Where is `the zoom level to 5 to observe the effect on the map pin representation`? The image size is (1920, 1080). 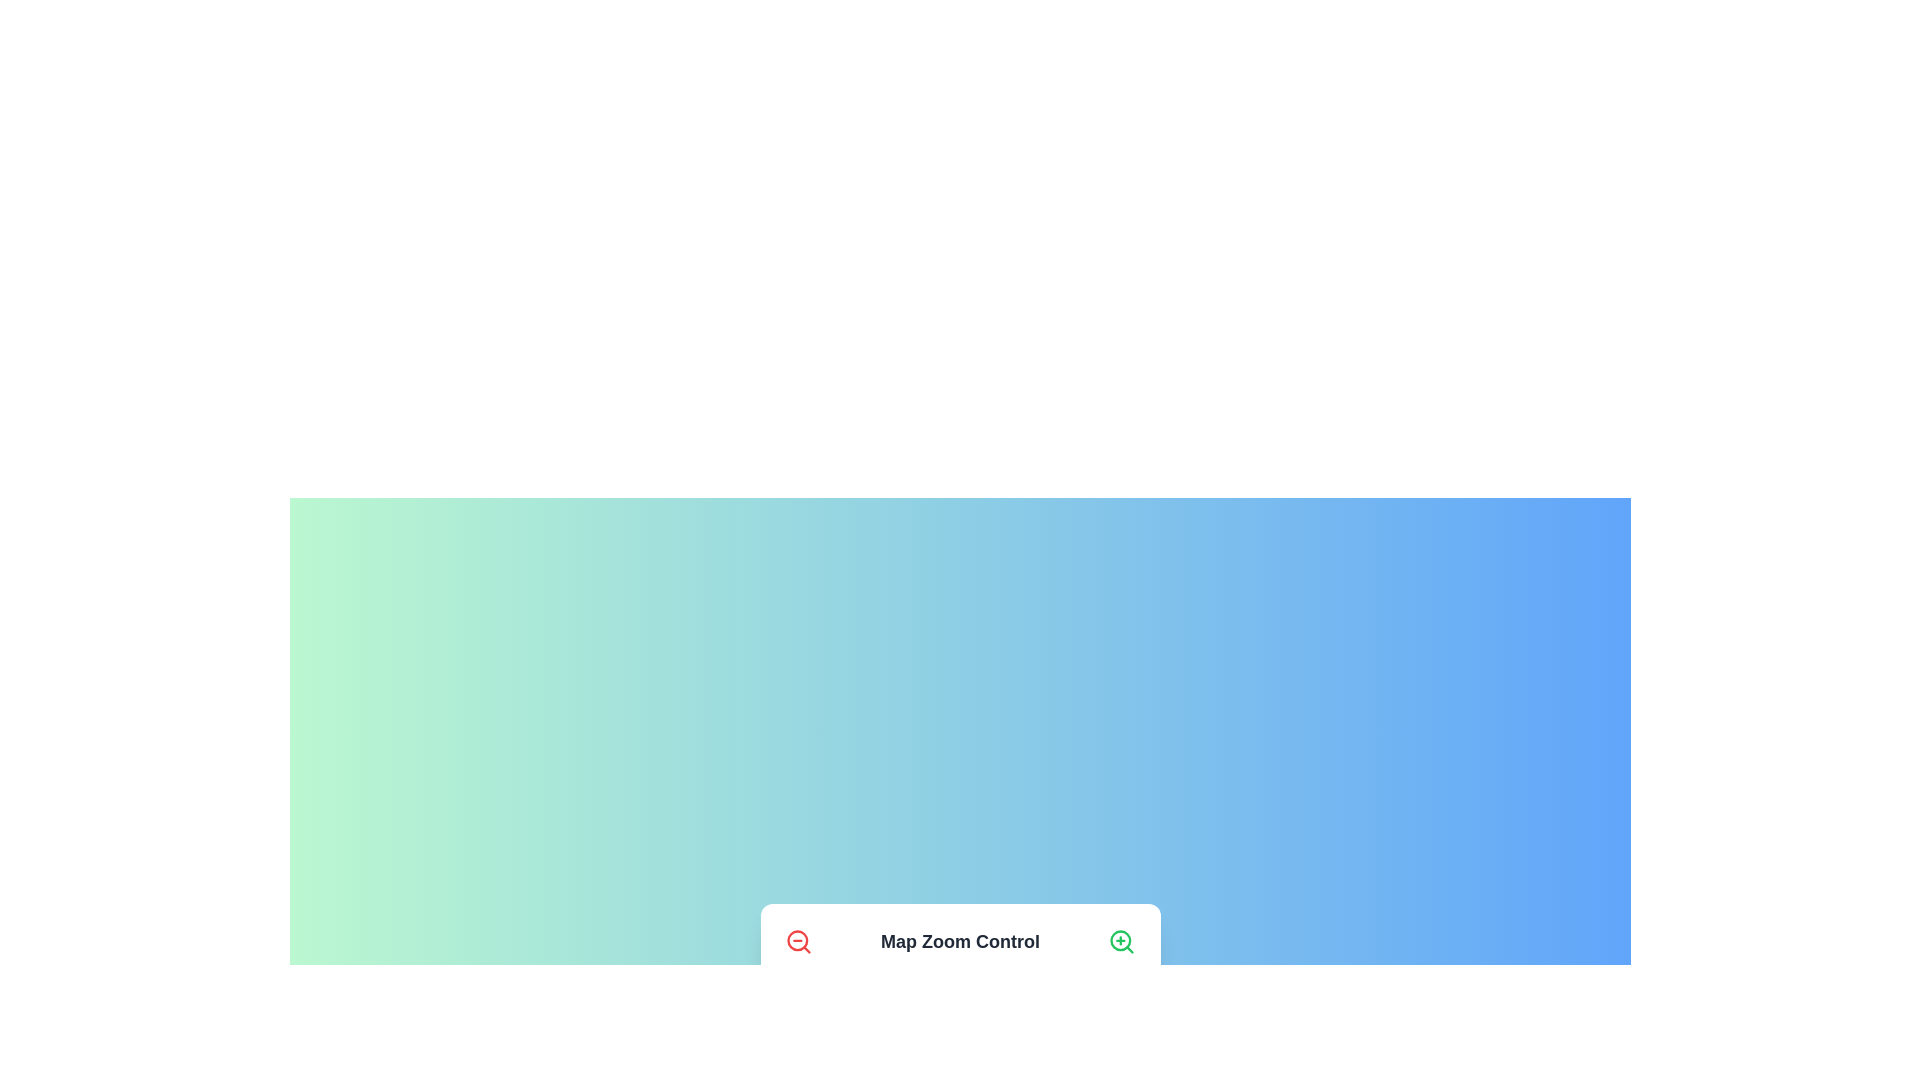
the zoom level to 5 to observe the effect on the map pin representation is located at coordinates (939, 1003).